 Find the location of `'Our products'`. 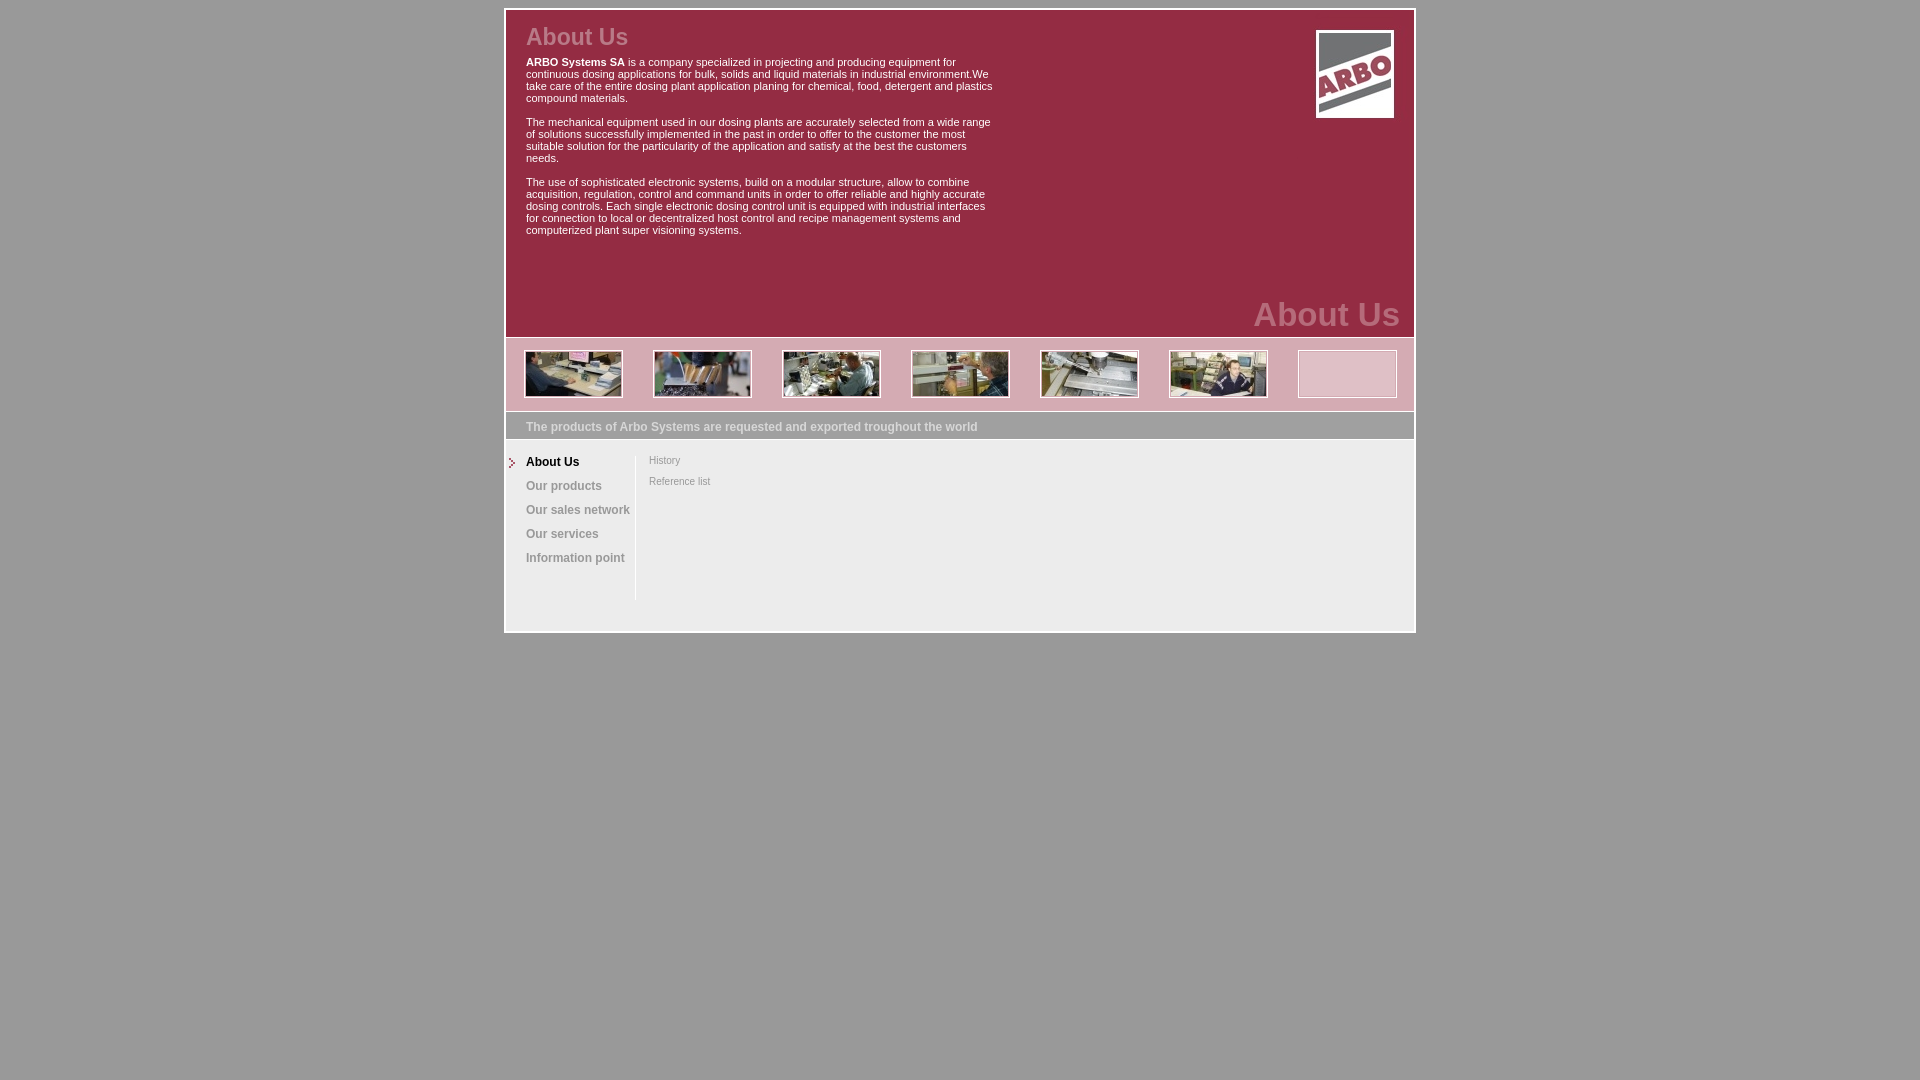

'Our products' is located at coordinates (569, 486).